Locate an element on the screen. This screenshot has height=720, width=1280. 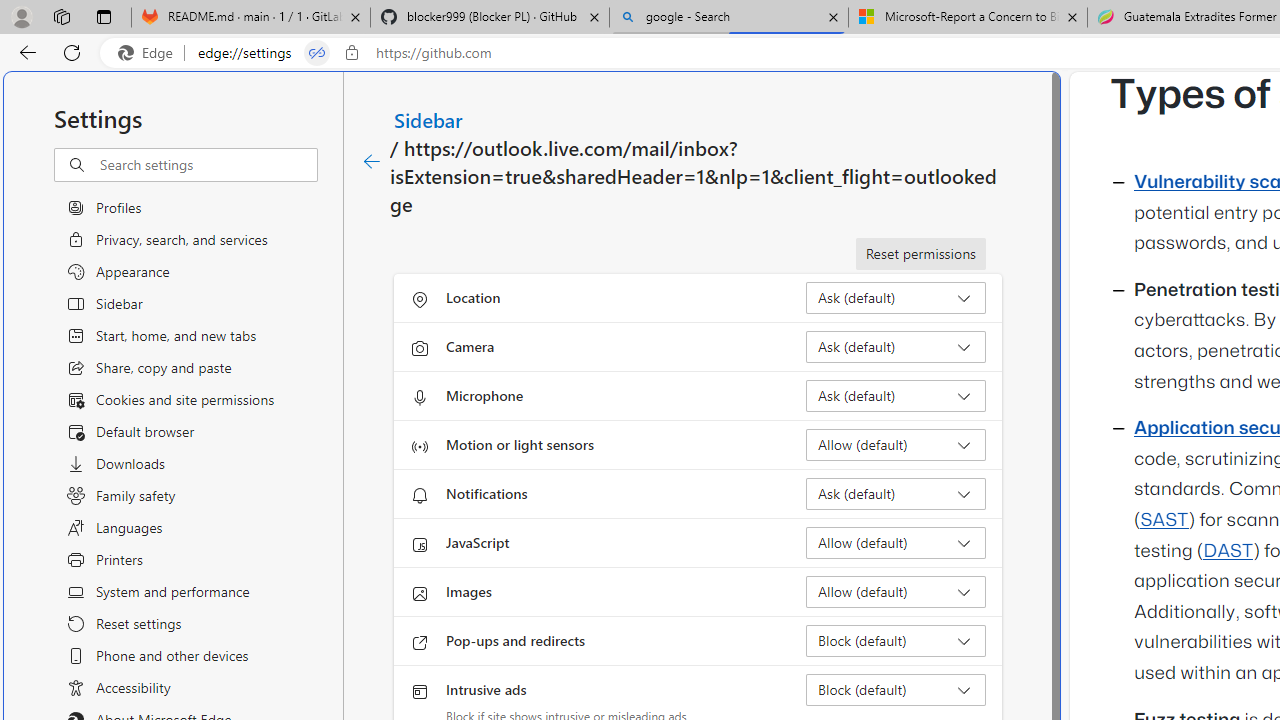
'Class: c01182' is located at coordinates (371, 161).